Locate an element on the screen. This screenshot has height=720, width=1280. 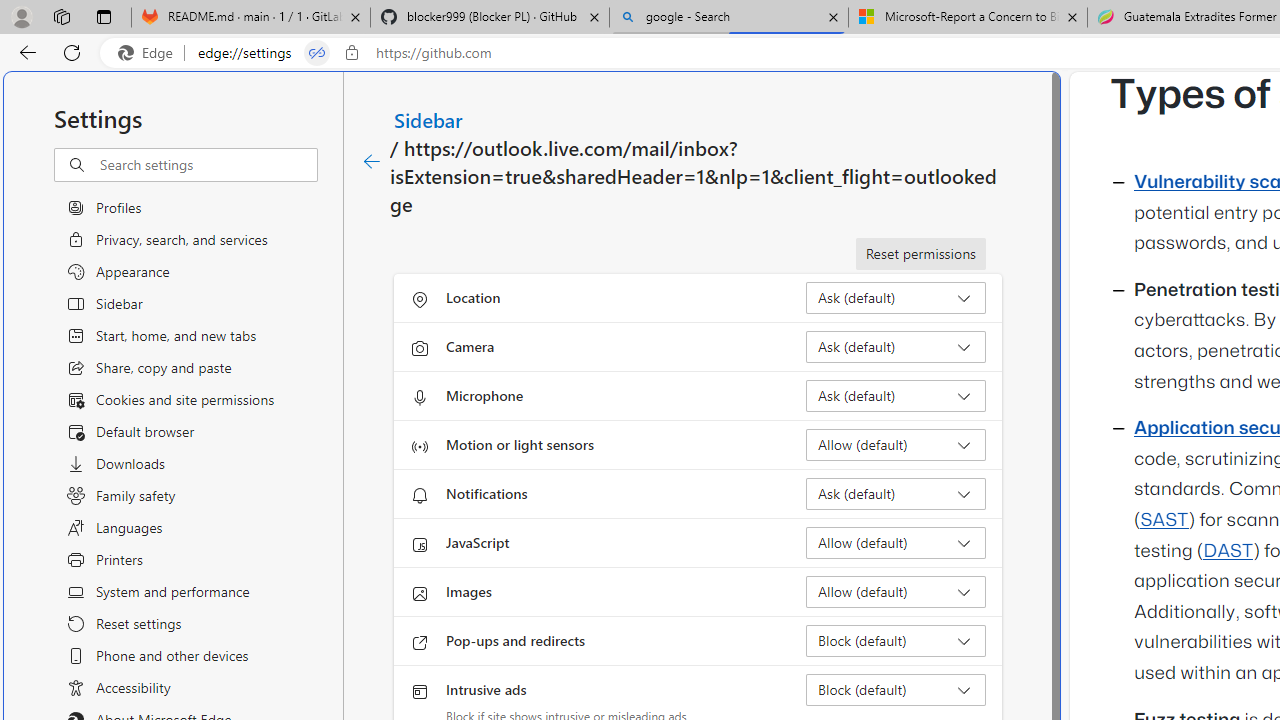
'Class: c01182' is located at coordinates (371, 161).